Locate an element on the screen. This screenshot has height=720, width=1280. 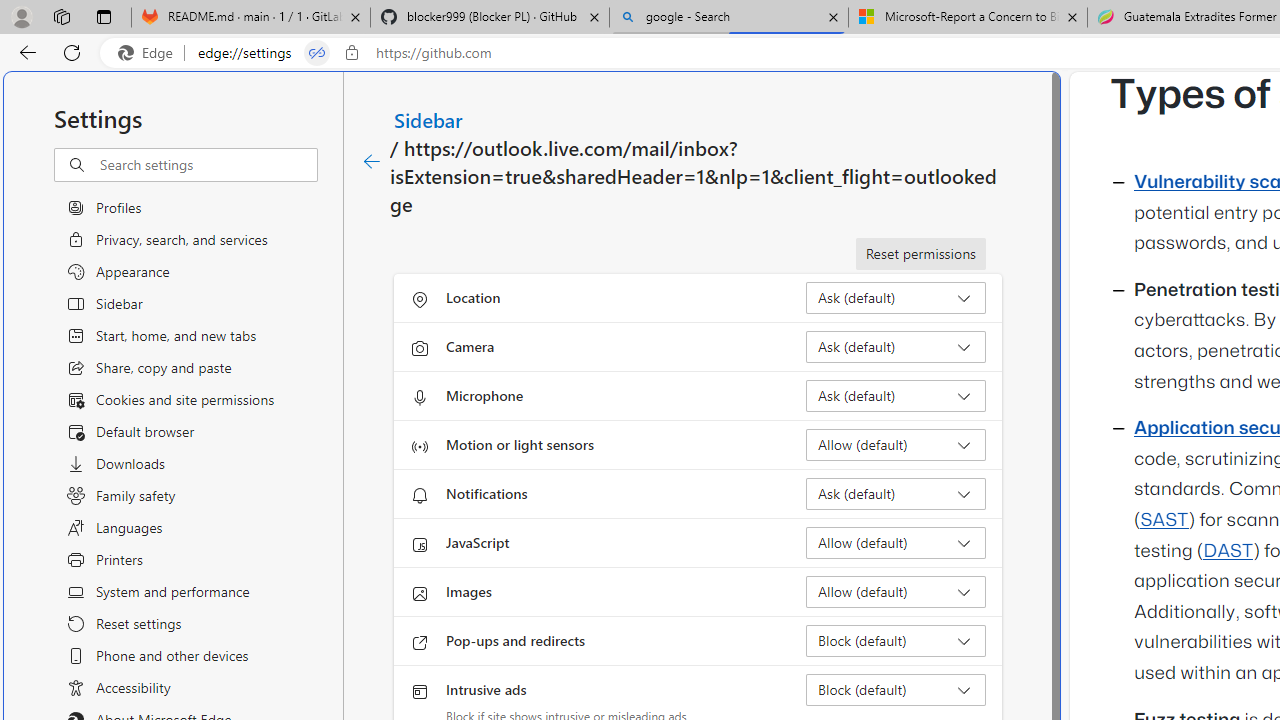
'Class: c01182' is located at coordinates (371, 161).